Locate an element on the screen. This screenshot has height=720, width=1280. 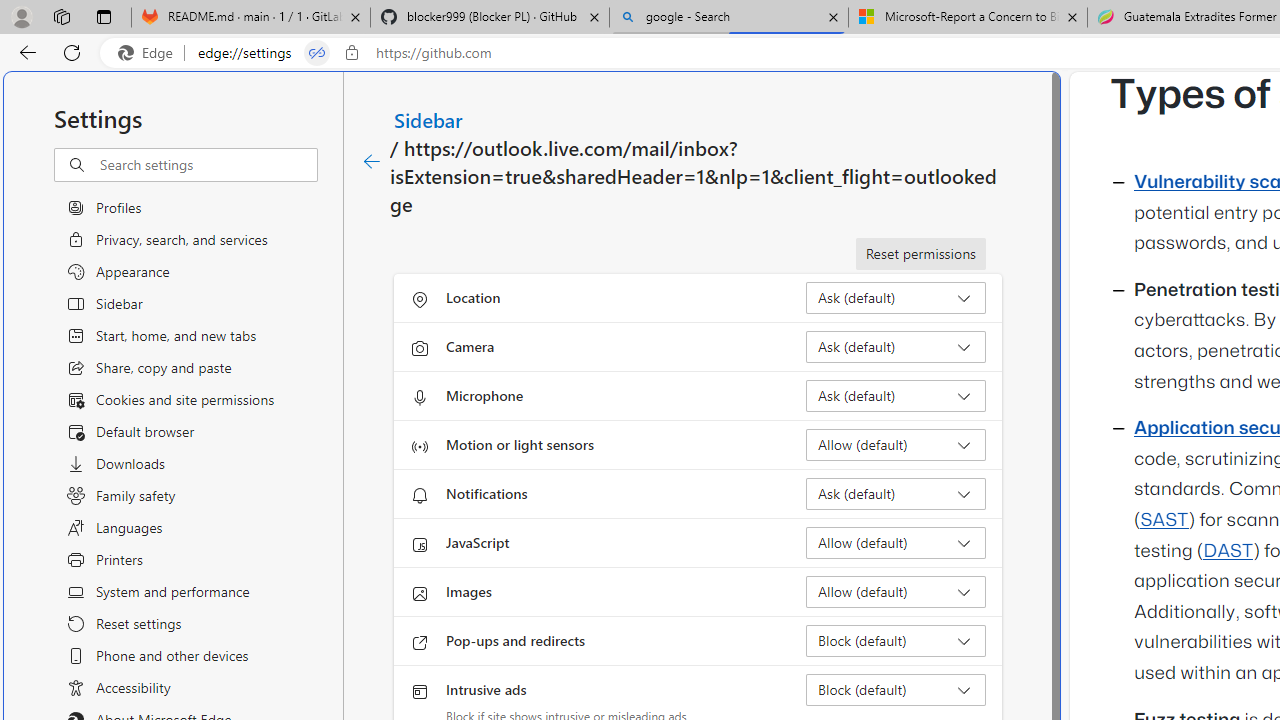
'Class: c01182' is located at coordinates (371, 161).